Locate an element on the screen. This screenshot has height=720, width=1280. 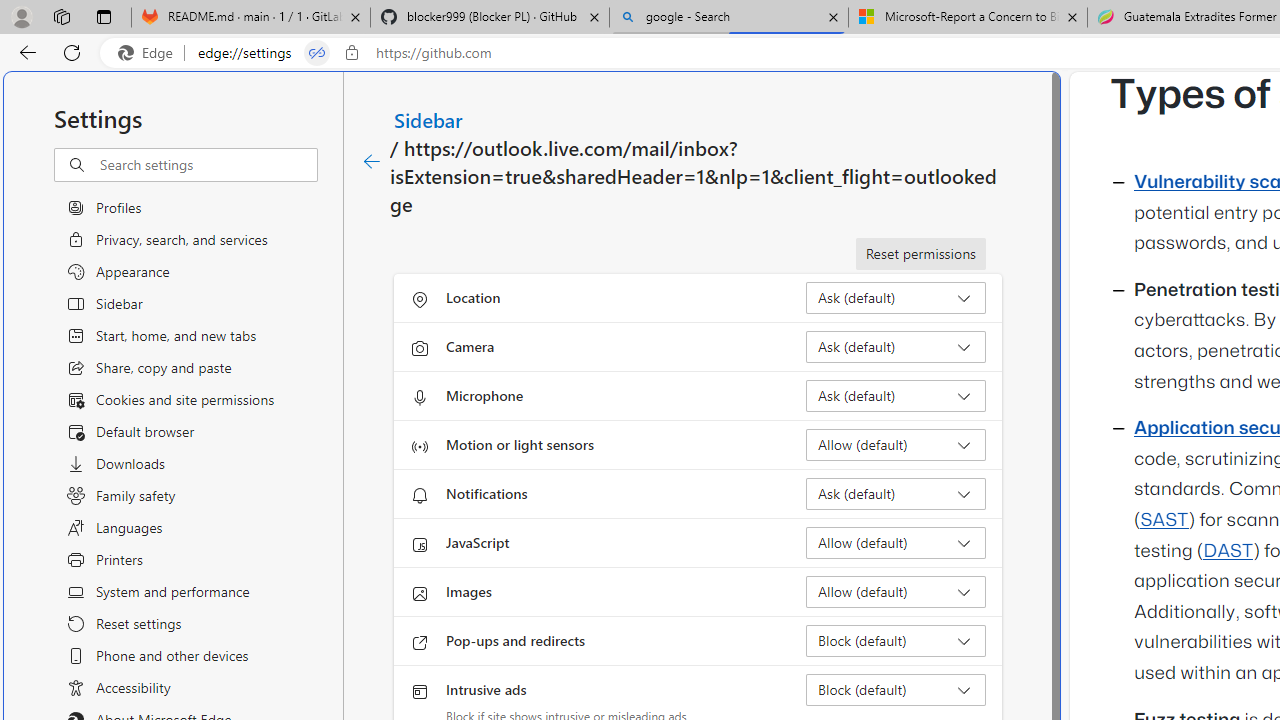
'Class: c01182' is located at coordinates (371, 161).